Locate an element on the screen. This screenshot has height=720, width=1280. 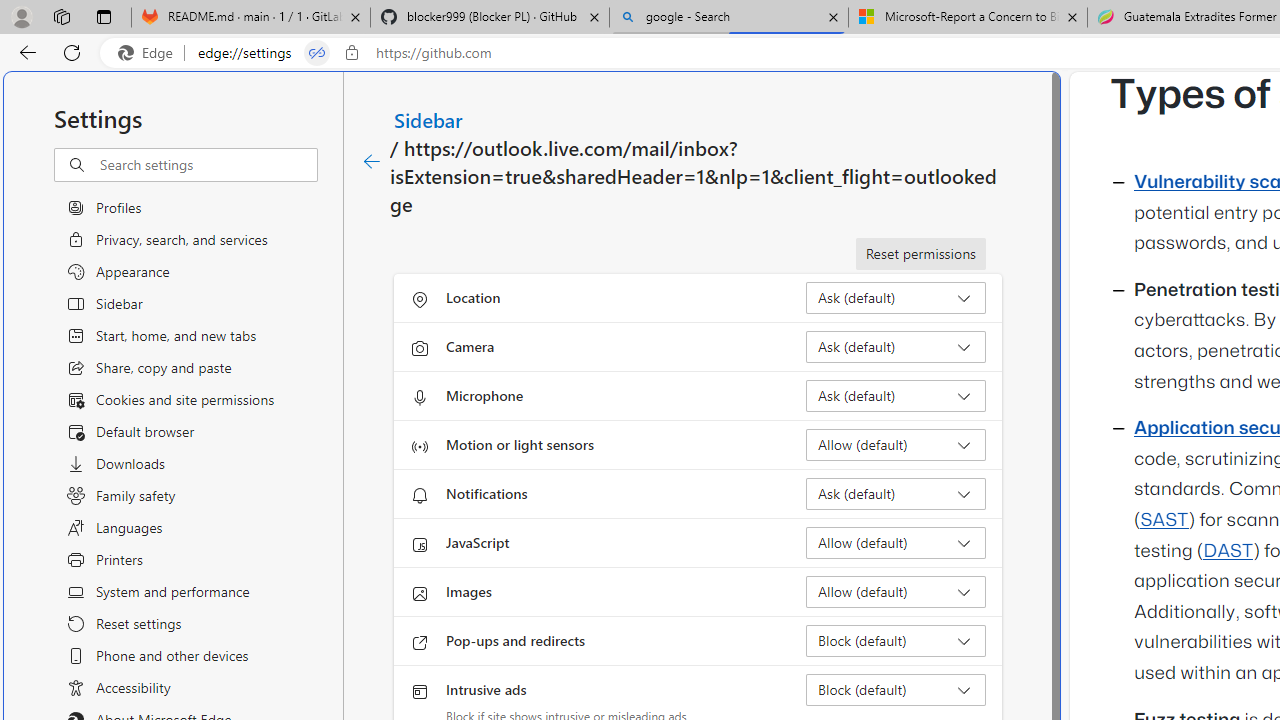
'Class: c01182' is located at coordinates (371, 161).